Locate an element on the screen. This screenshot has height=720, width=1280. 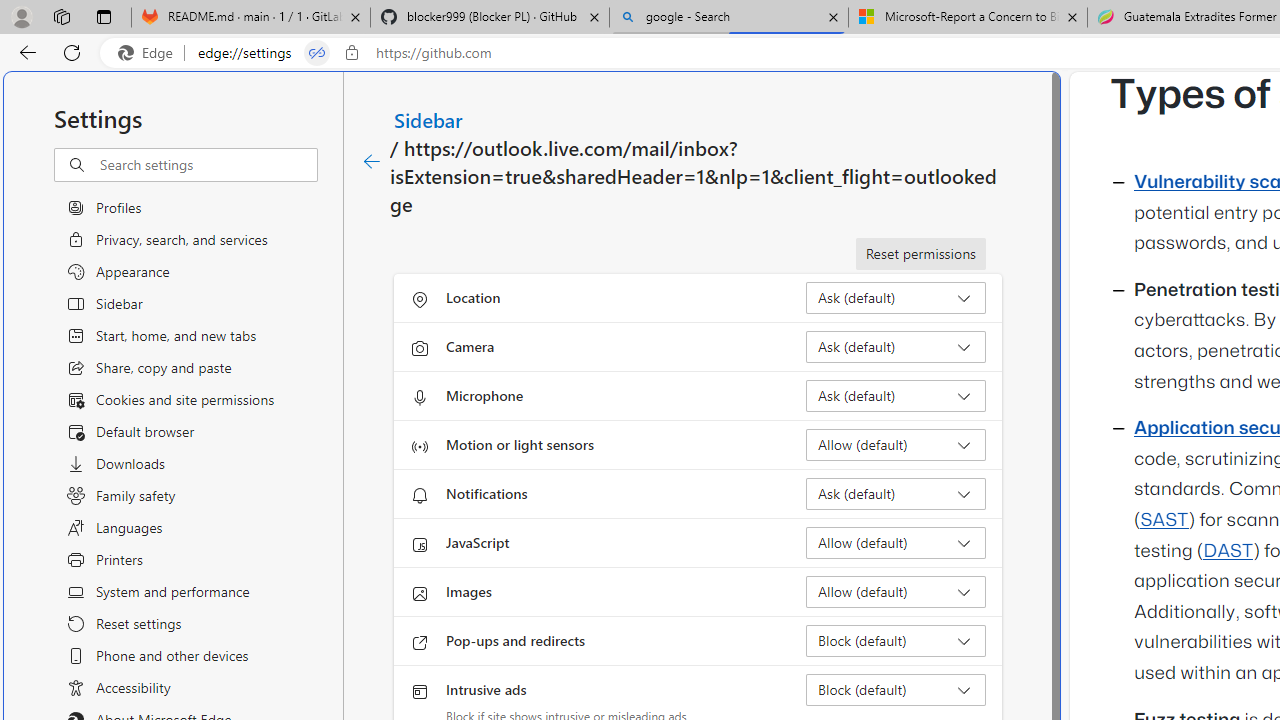
'Class: c01182' is located at coordinates (371, 161).